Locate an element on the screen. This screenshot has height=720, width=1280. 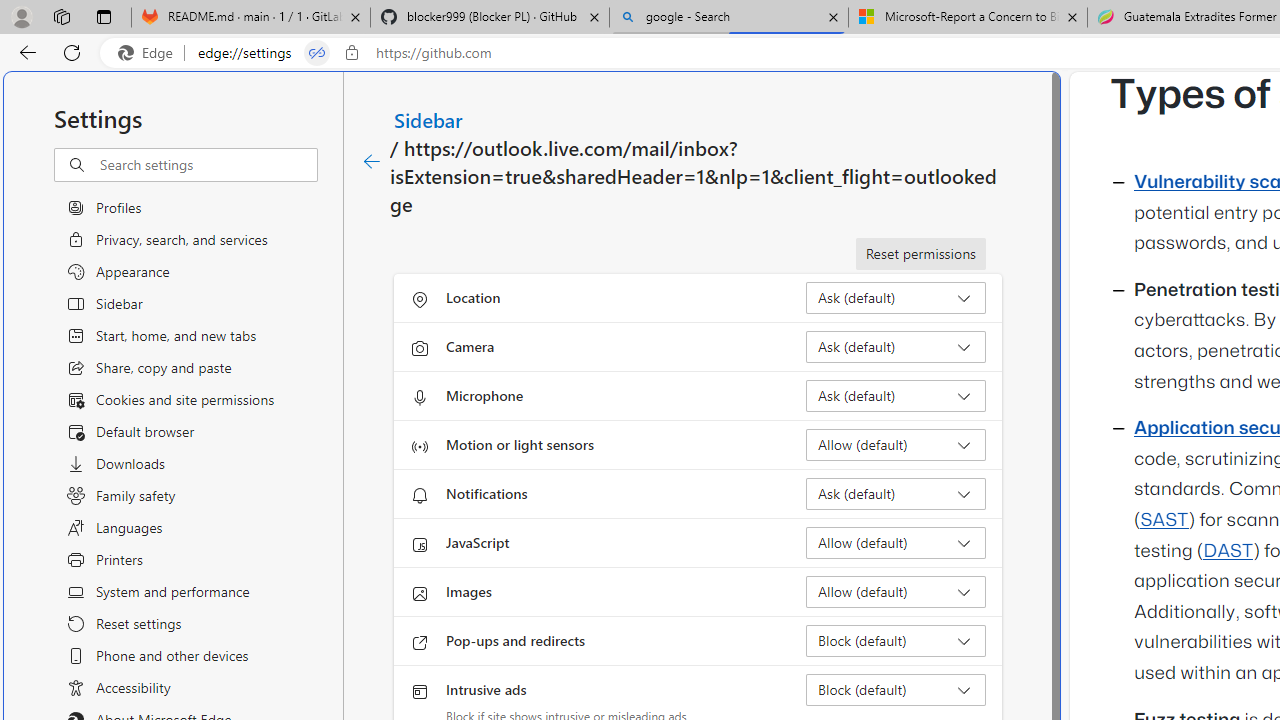
'Class: c01182' is located at coordinates (371, 161).